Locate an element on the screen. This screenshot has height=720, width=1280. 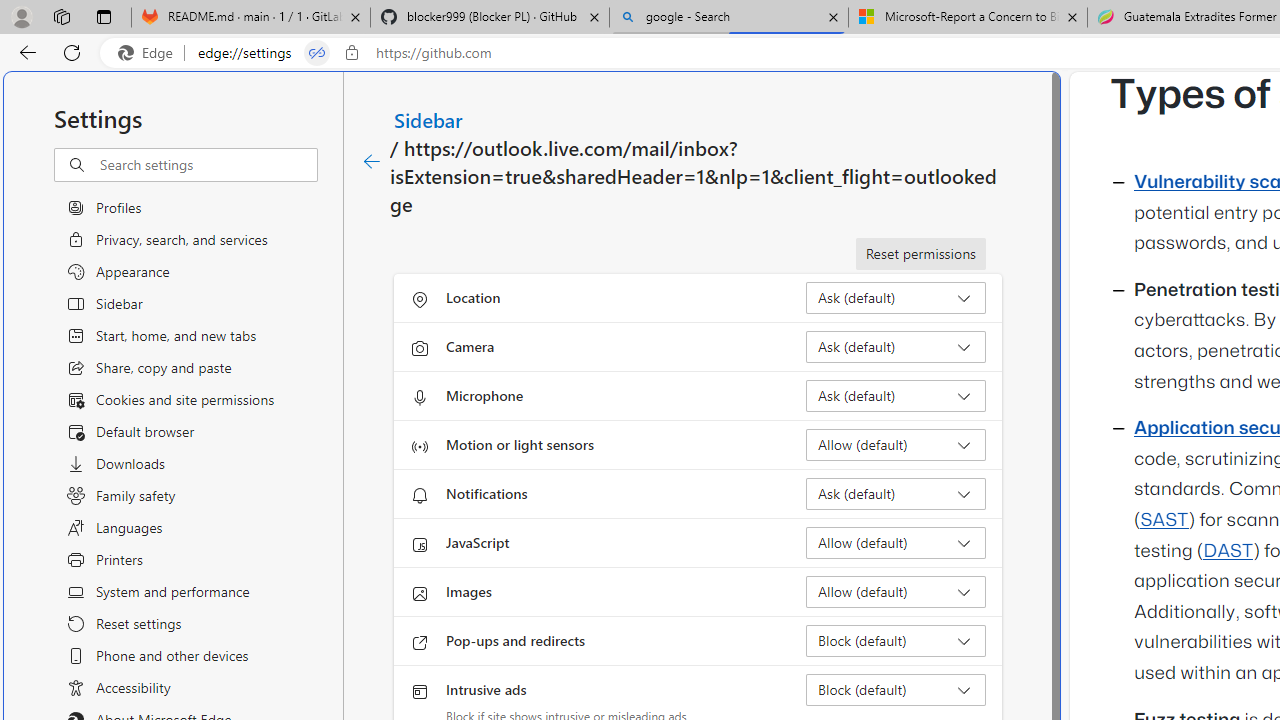
'Class: c01182' is located at coordinates (371, 161).